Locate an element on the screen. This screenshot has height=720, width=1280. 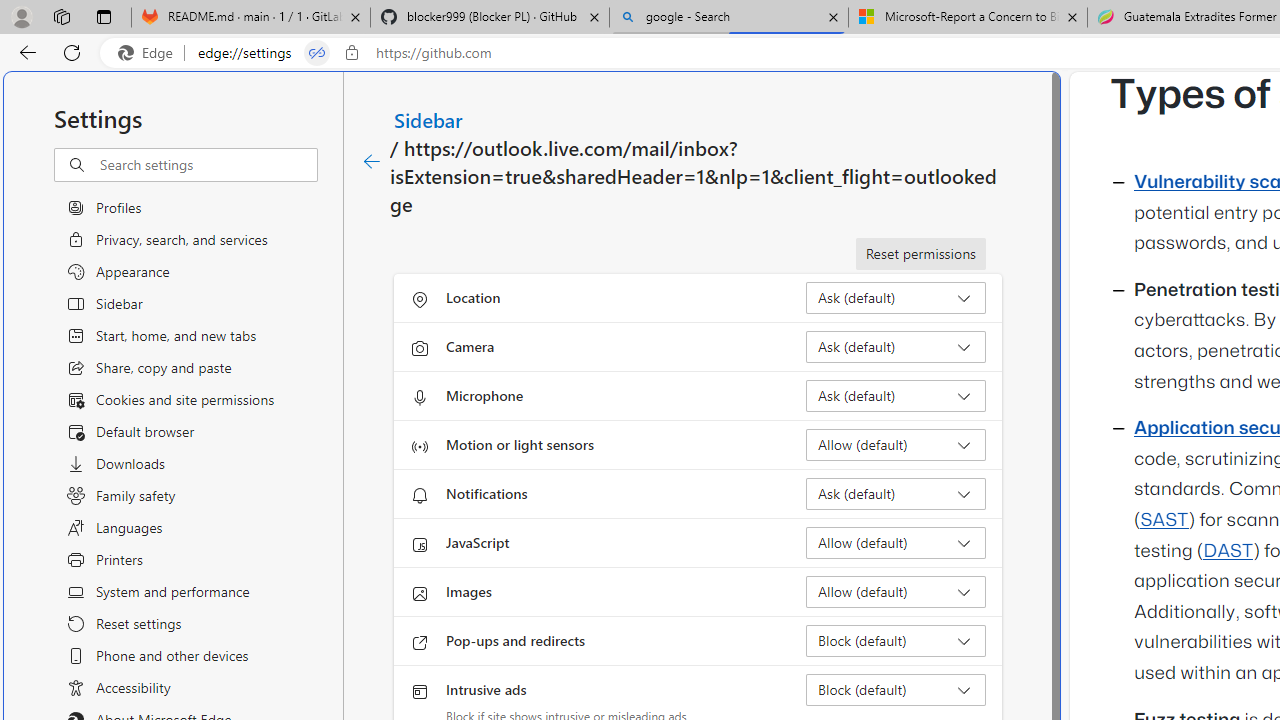
'Class: c01182' is located at coordinates (371, 161).